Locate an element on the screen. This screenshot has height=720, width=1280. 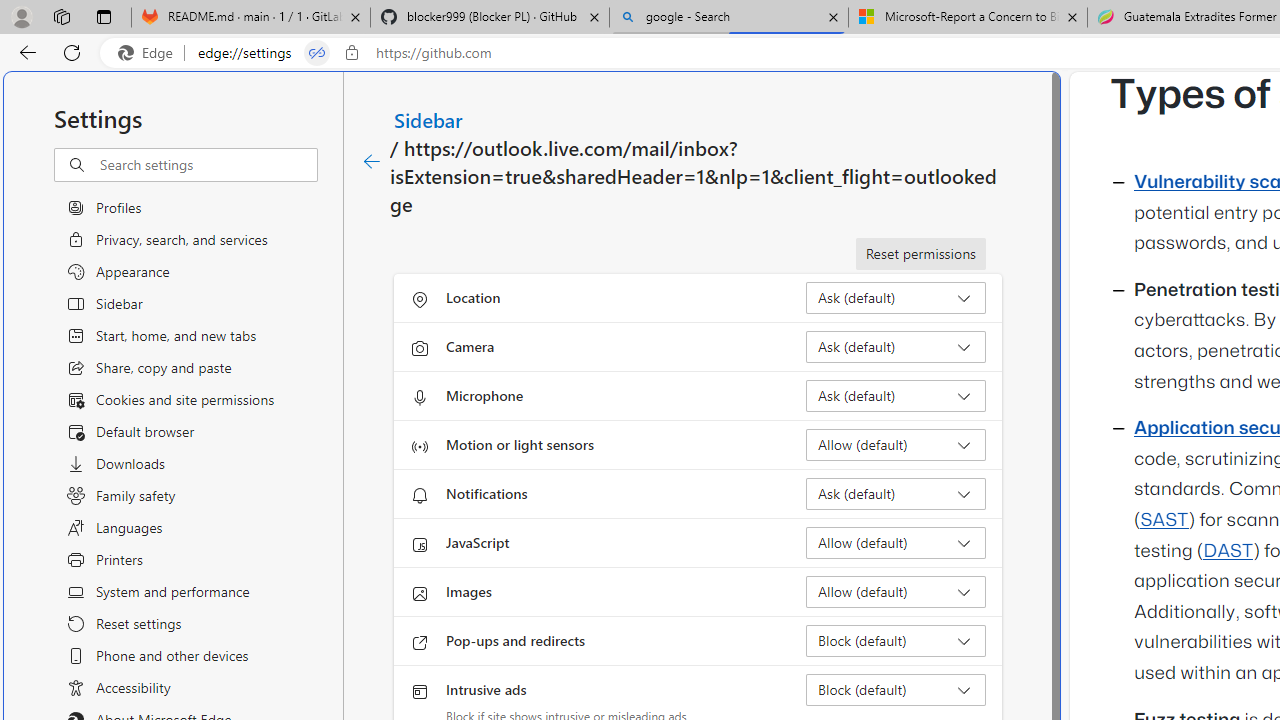
'Class: c01182' is located at coordinates (371, 161).